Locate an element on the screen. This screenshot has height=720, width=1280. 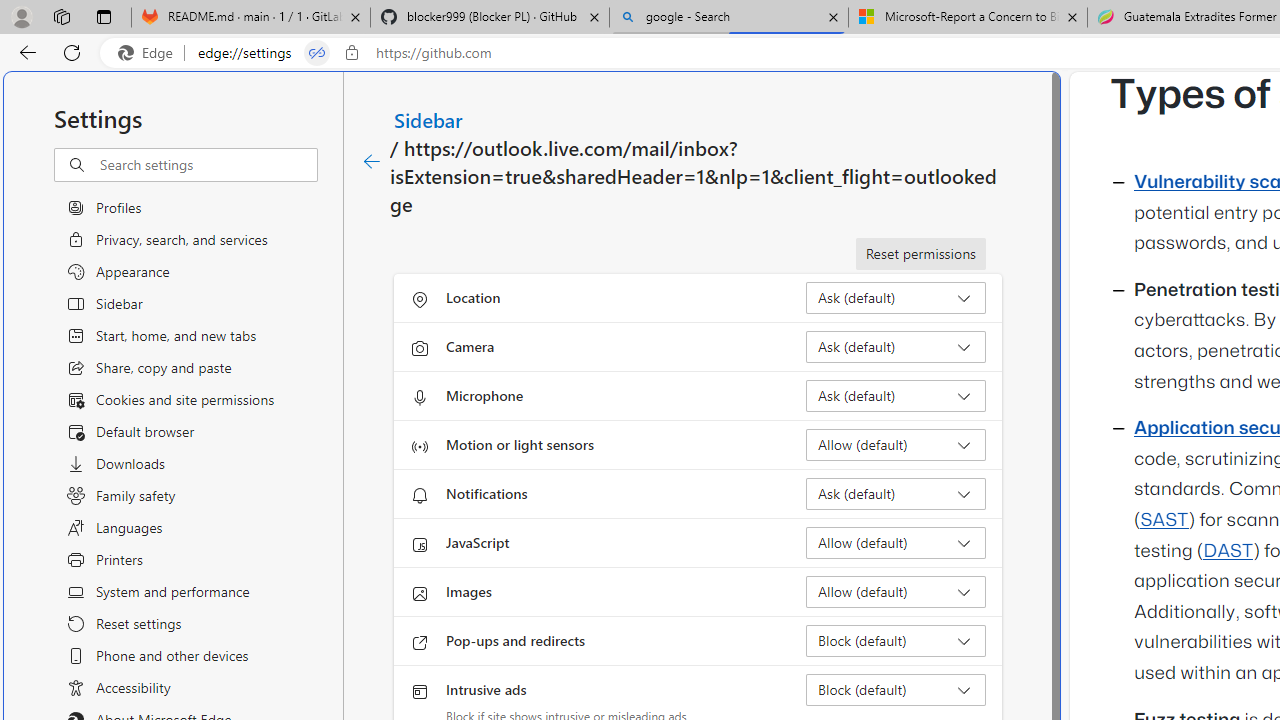
'Class: c01182' is located at coordinates (371, 161).